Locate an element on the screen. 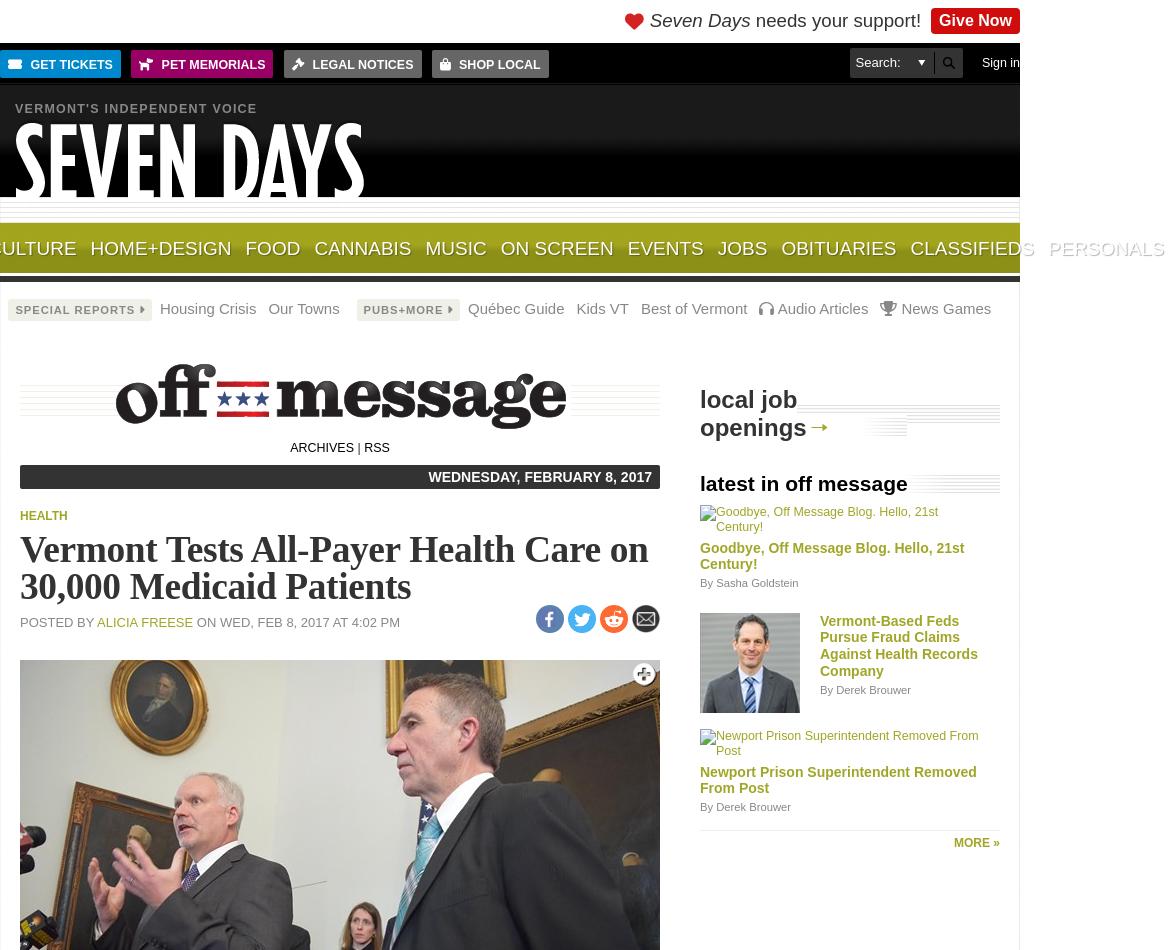 The width and height of the screenshot is (1171, 950). 'Pet Memorials' is located at coordinates (156, 64).